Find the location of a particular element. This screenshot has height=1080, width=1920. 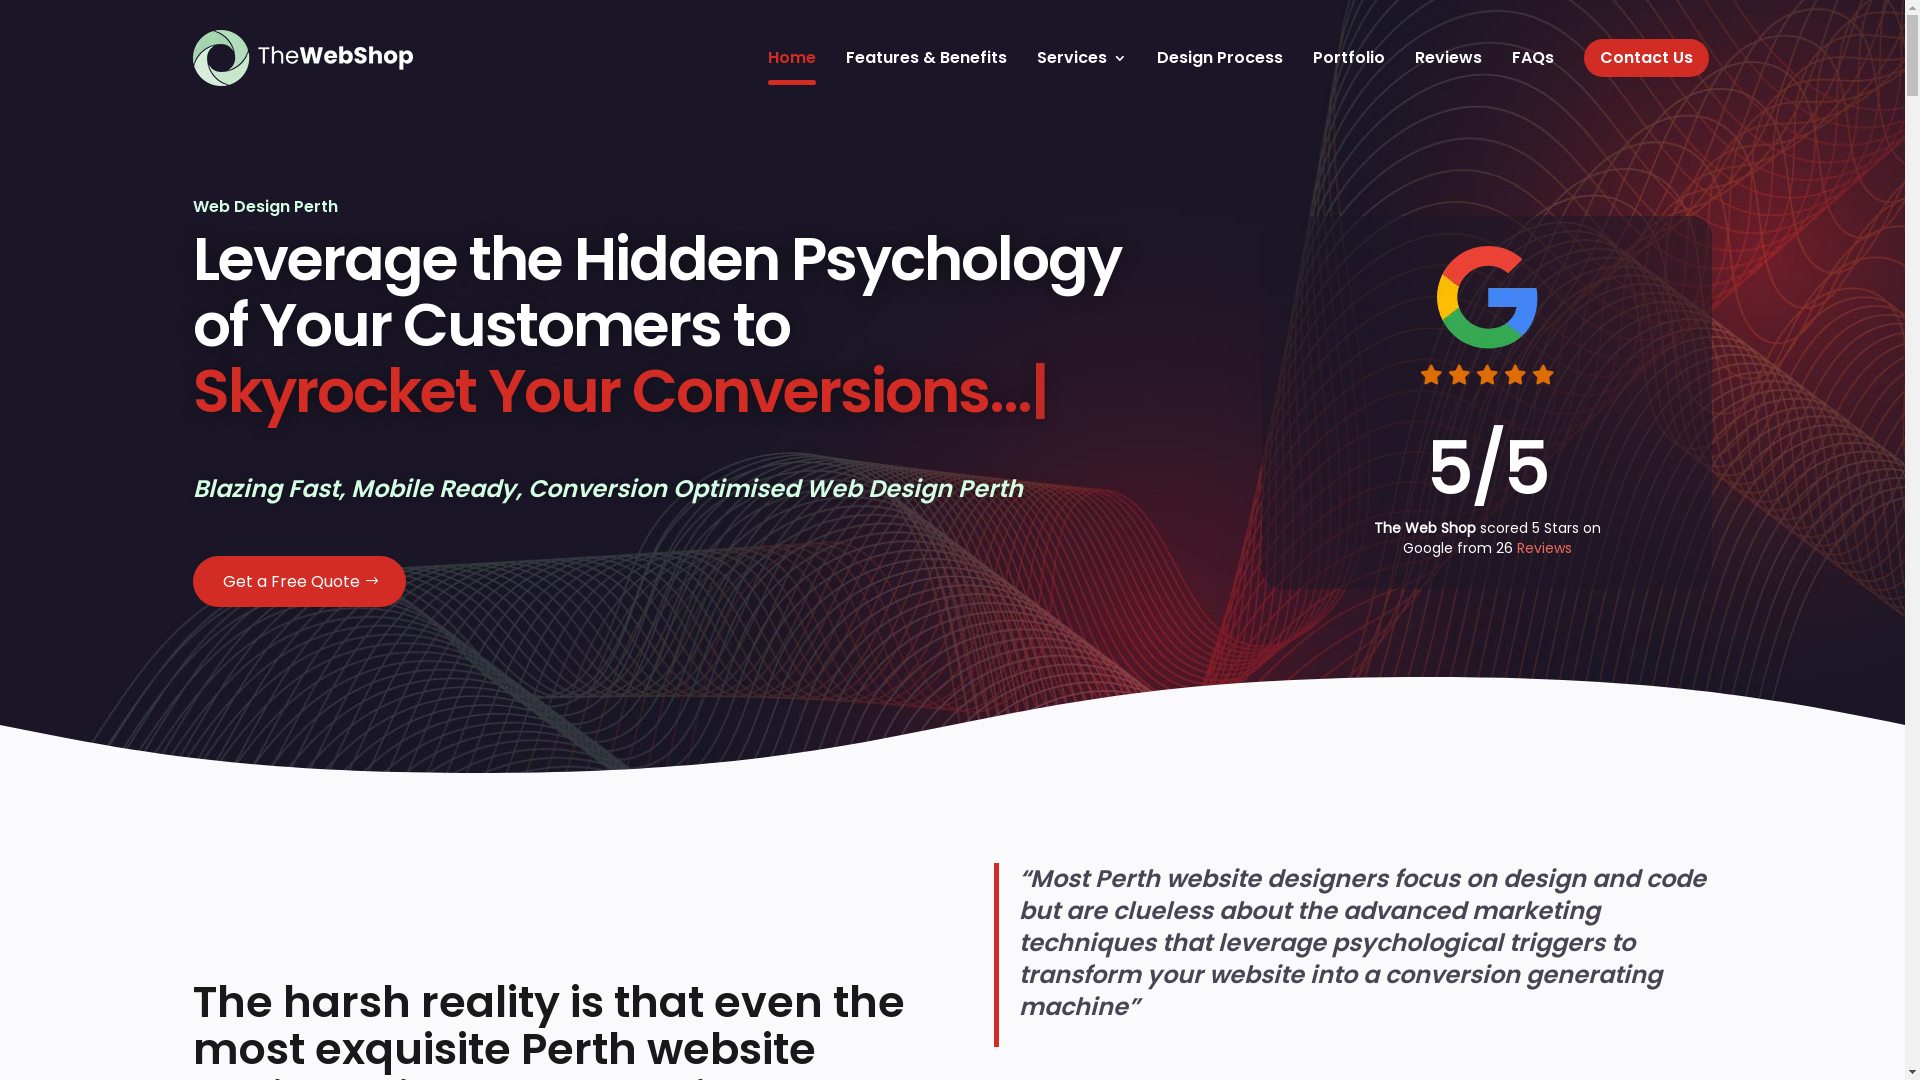

'Portfolio' is located at coordinates (1348, 56).